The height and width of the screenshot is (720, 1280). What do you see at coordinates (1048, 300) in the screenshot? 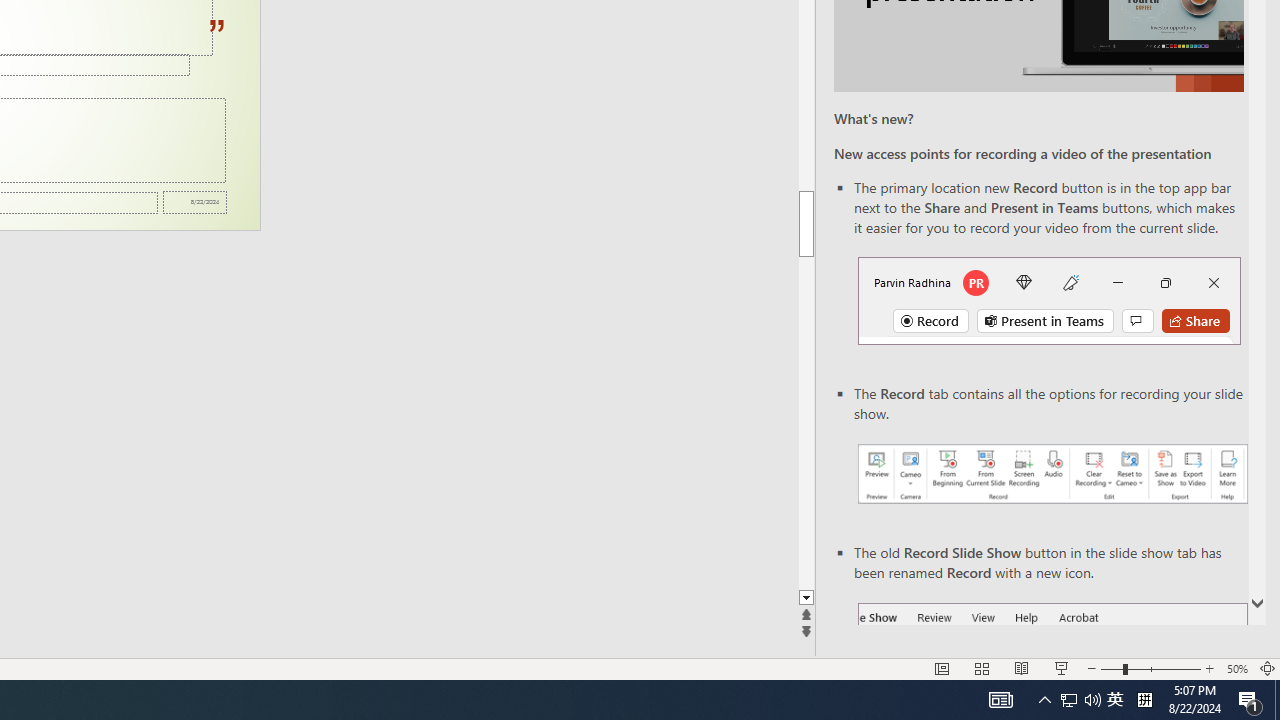
I see `'Record button in top bar'` at bounding box center [1048, 300].